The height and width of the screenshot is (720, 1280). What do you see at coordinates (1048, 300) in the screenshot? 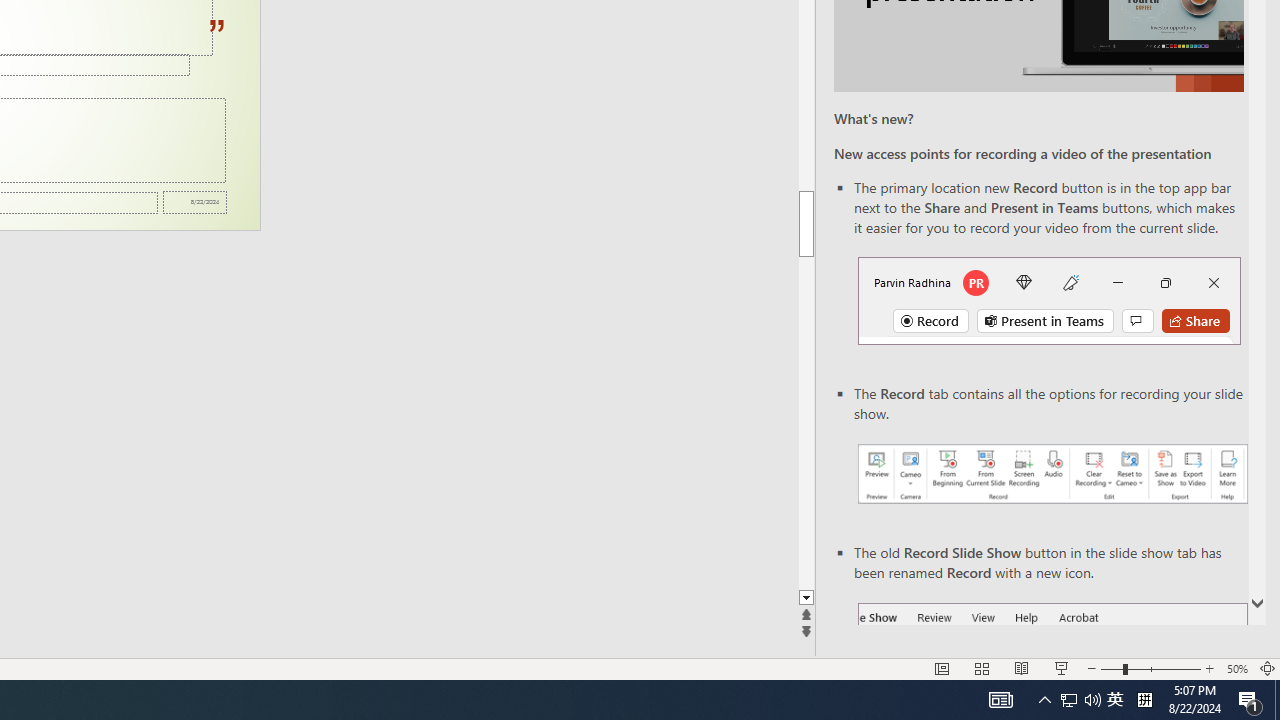
I see `'Record button in top bar'` at bounding box center [1048, 300].